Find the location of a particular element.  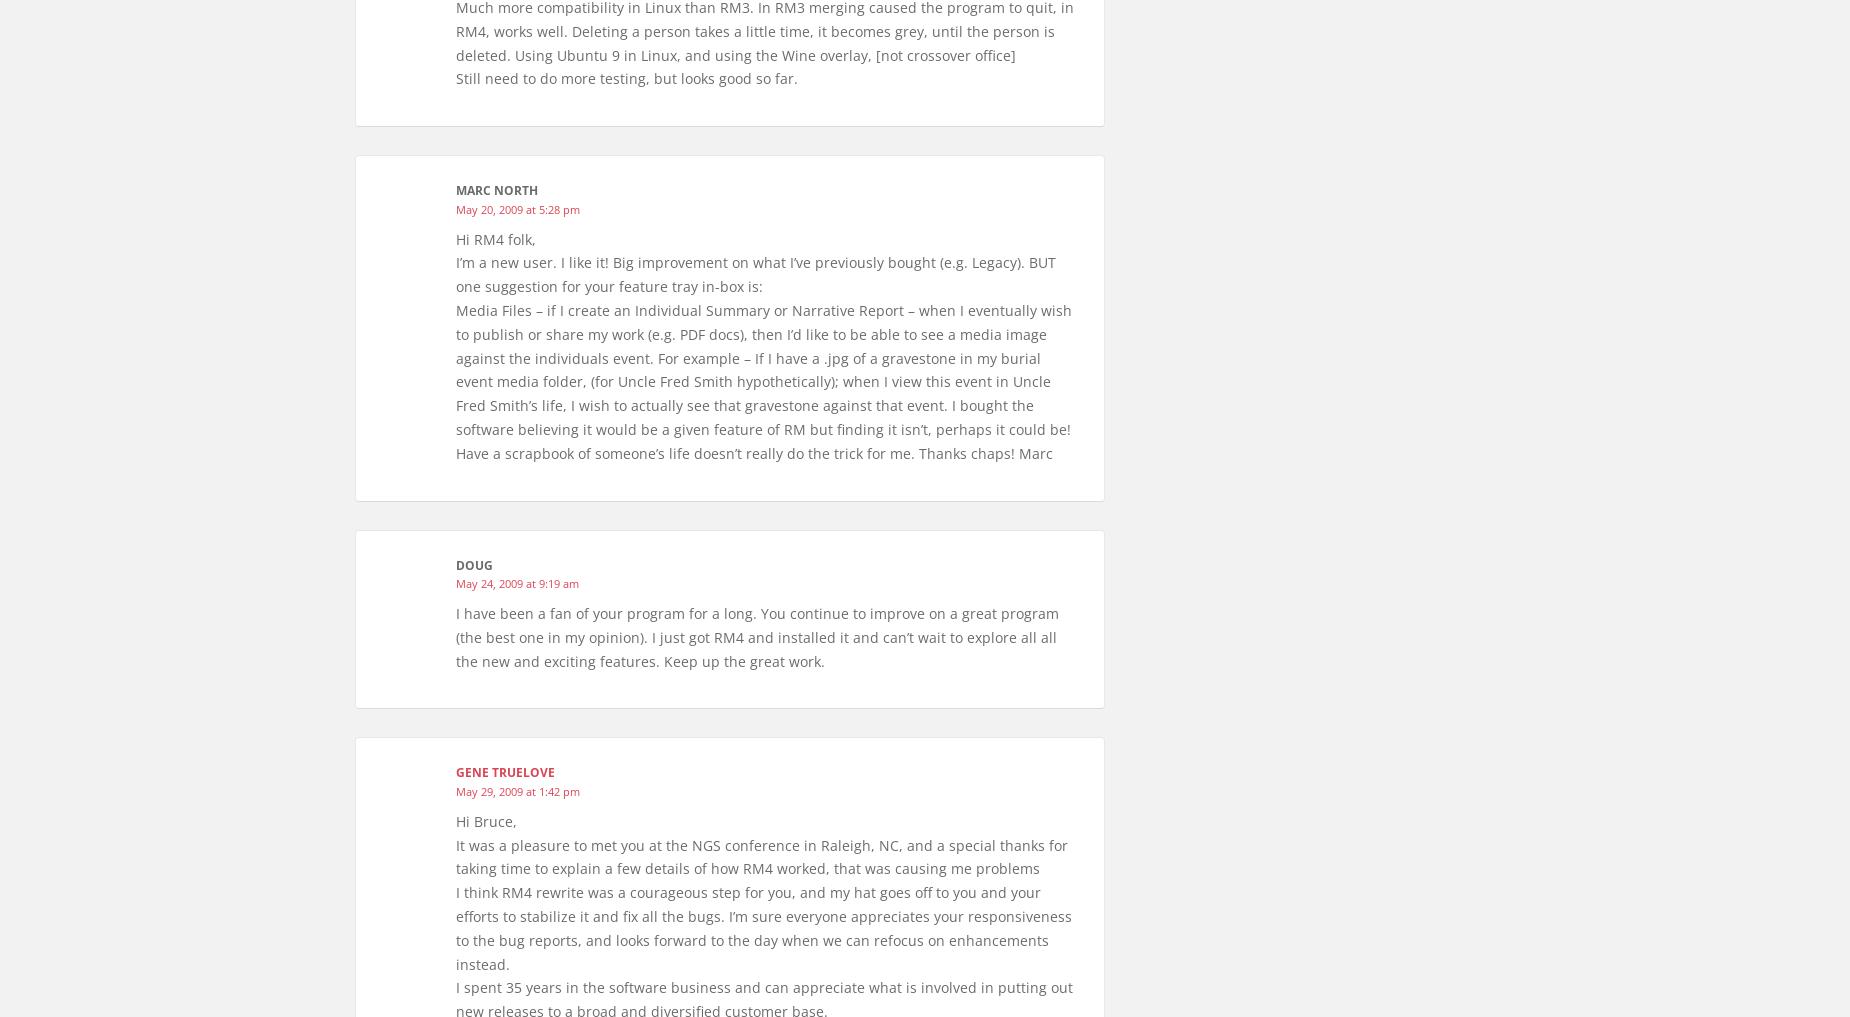

'Hi RM4 folk,' is located at coordinates (455, 237).